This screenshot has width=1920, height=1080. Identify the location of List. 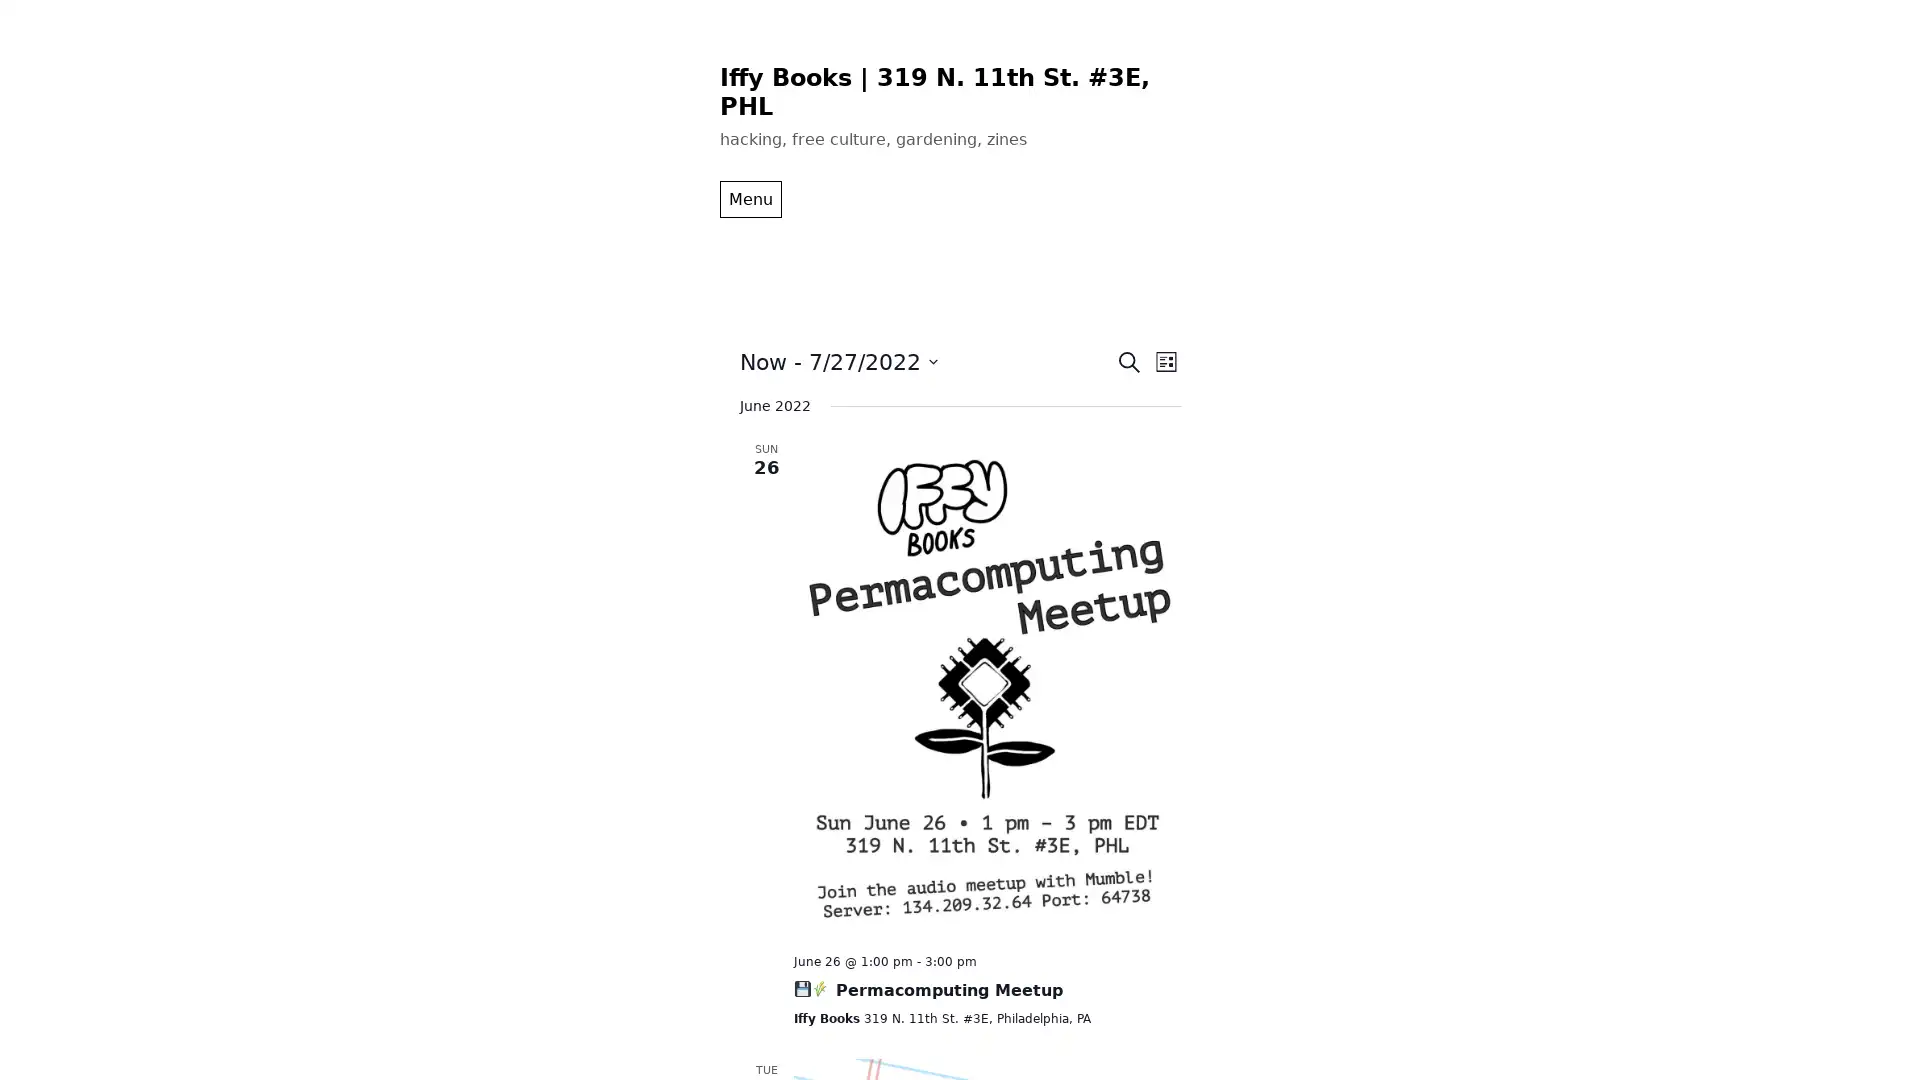
(1165, 361).